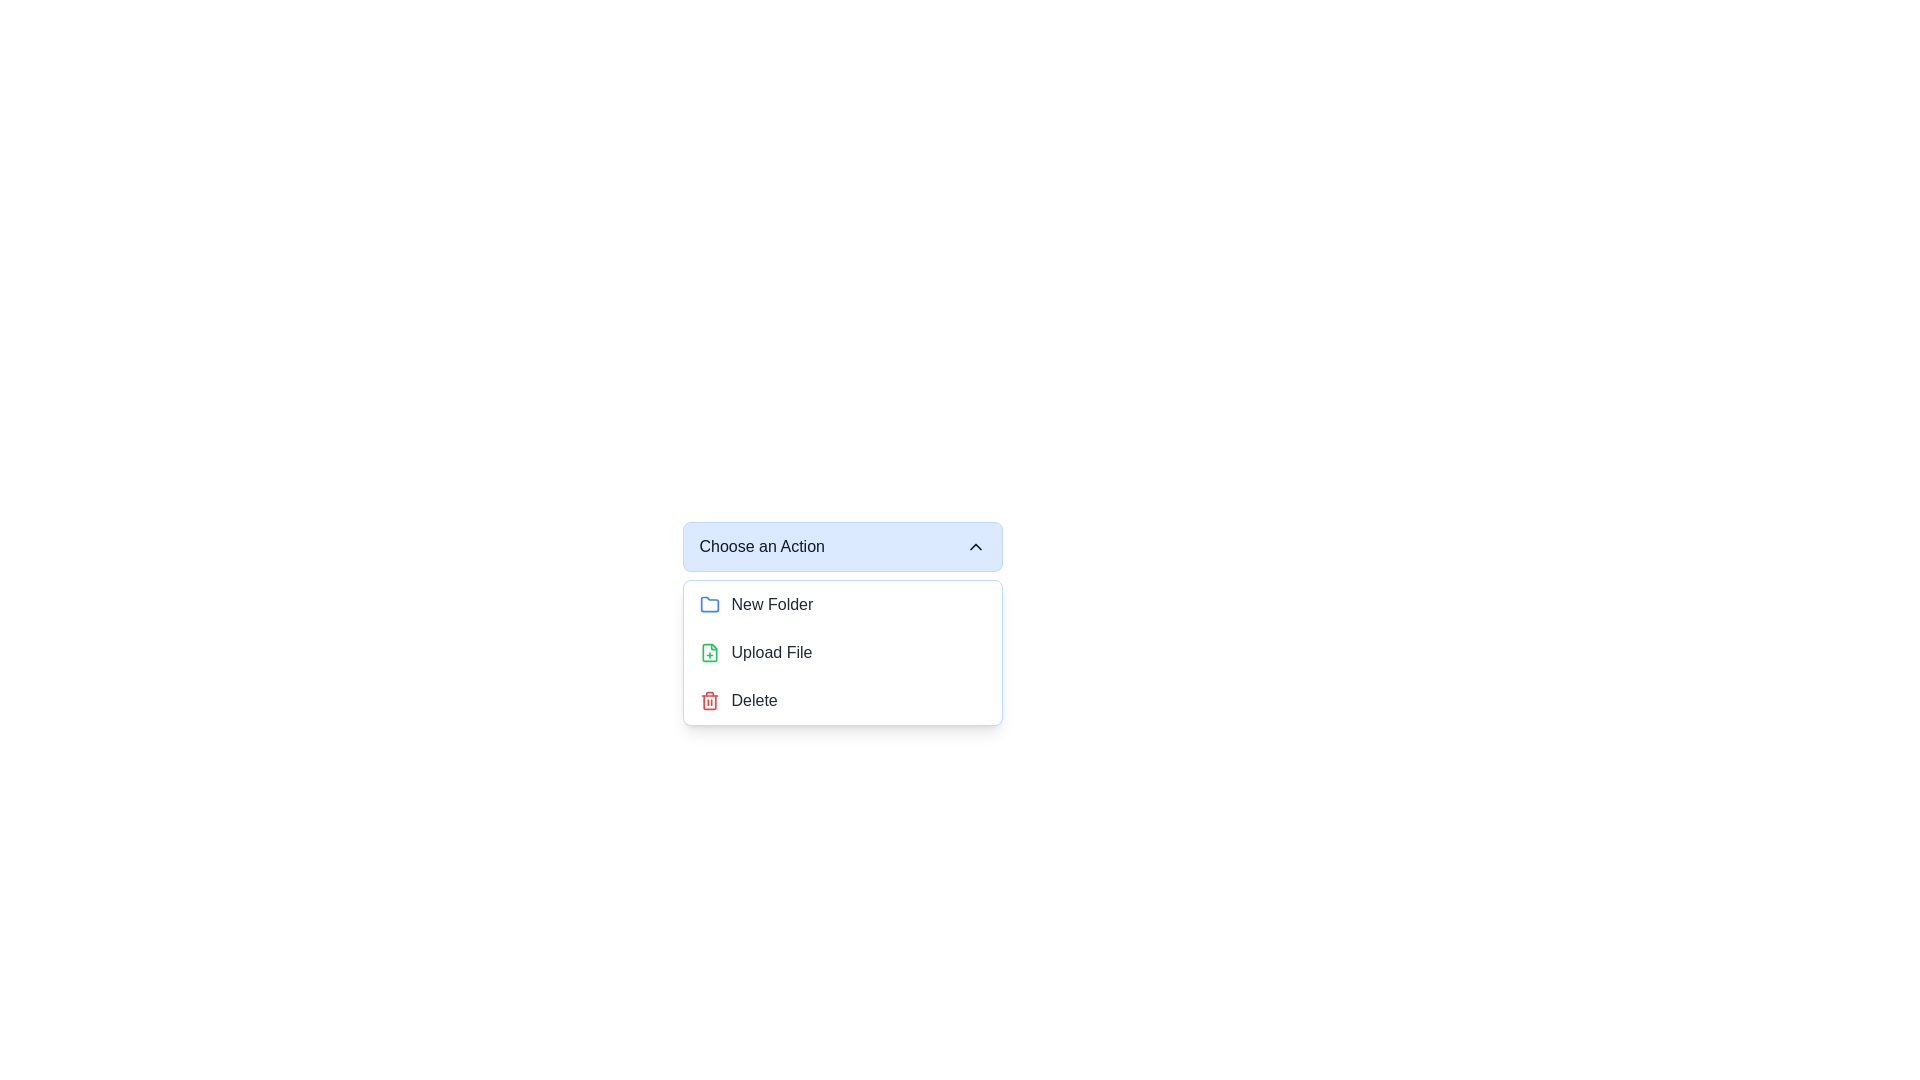  I want to click on the 'Choose an Action' label within the blue rectangular button that has rounded corners, located in the upper region of the dropdown-style button, so click(761, 547).